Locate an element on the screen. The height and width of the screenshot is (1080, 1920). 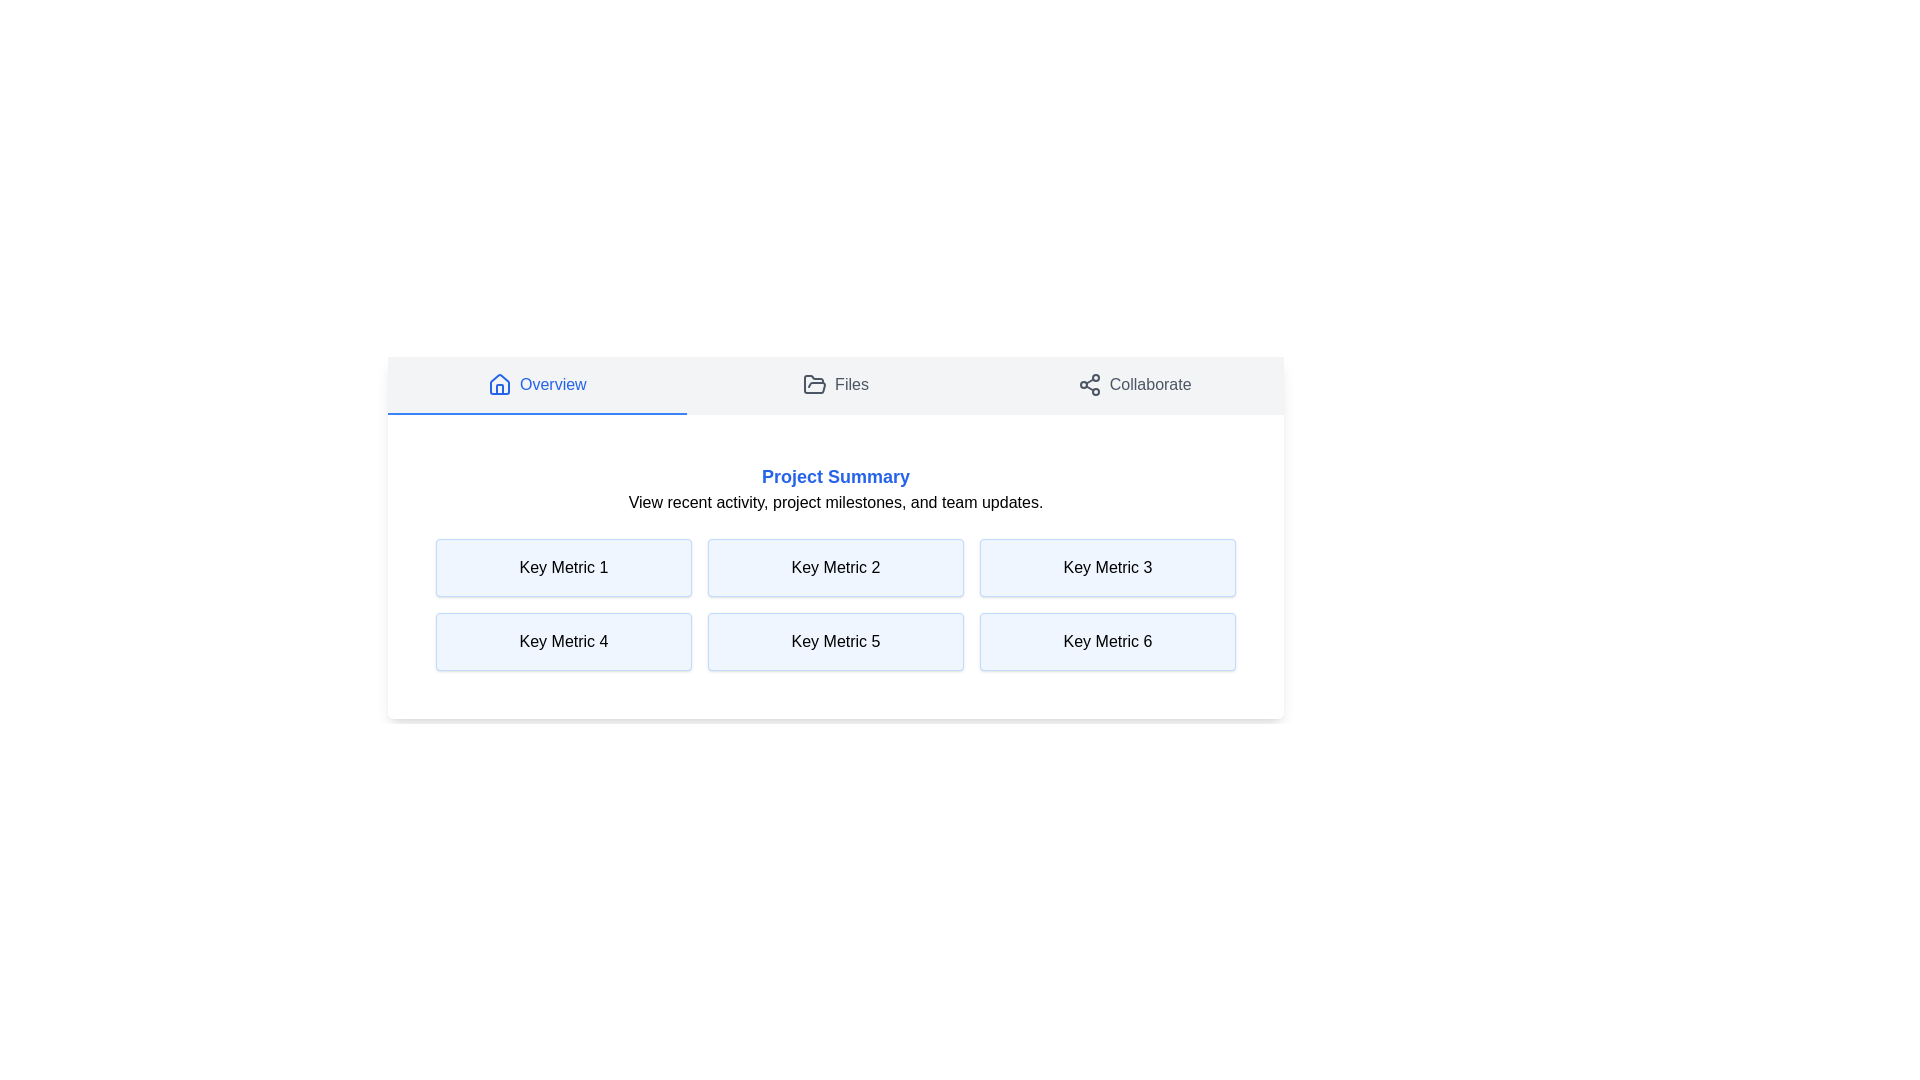
the 'Overview' navigational tab located in the top-left section of the tabbed navigation component is located at coordinates (537, 385).